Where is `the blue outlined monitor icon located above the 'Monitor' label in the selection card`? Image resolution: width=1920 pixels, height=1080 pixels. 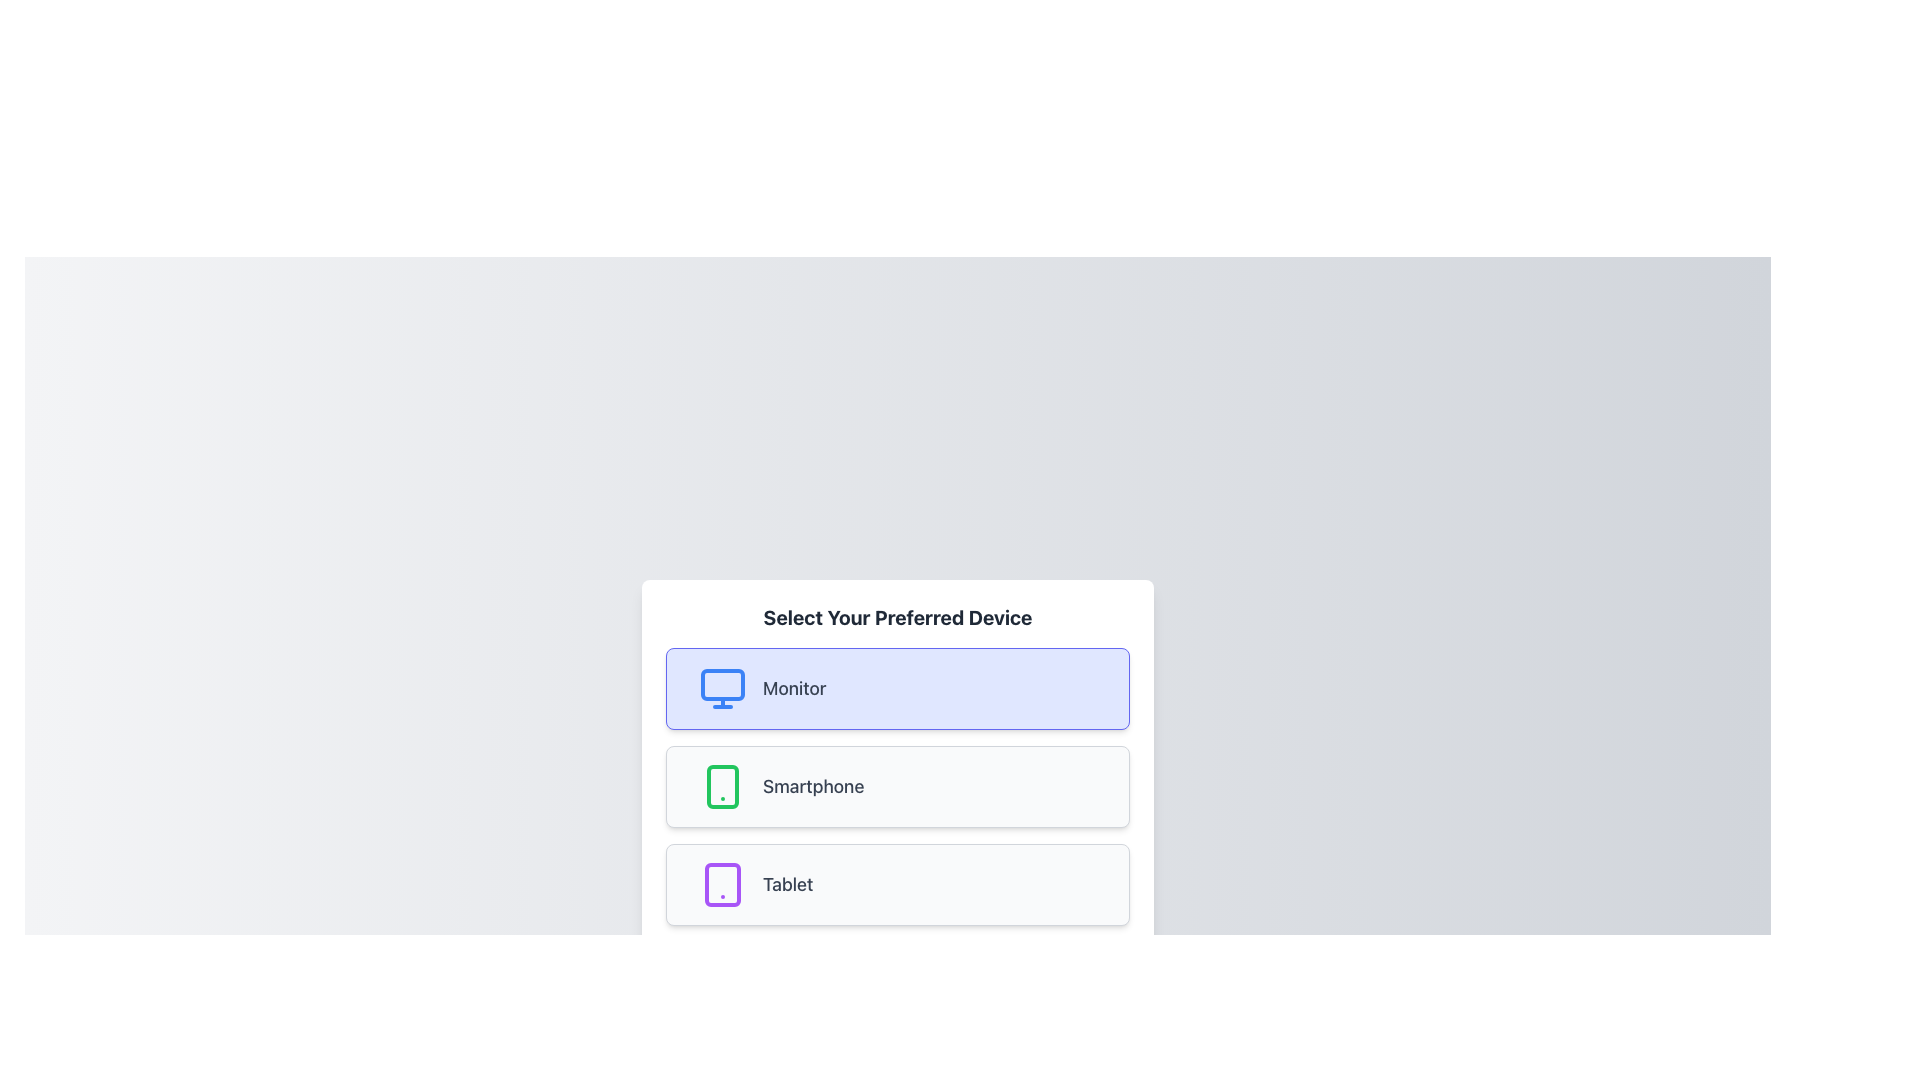 the blue outlined monitor icon located above the 'Monitor' label in the selection card is located at coordinates (722, 688).